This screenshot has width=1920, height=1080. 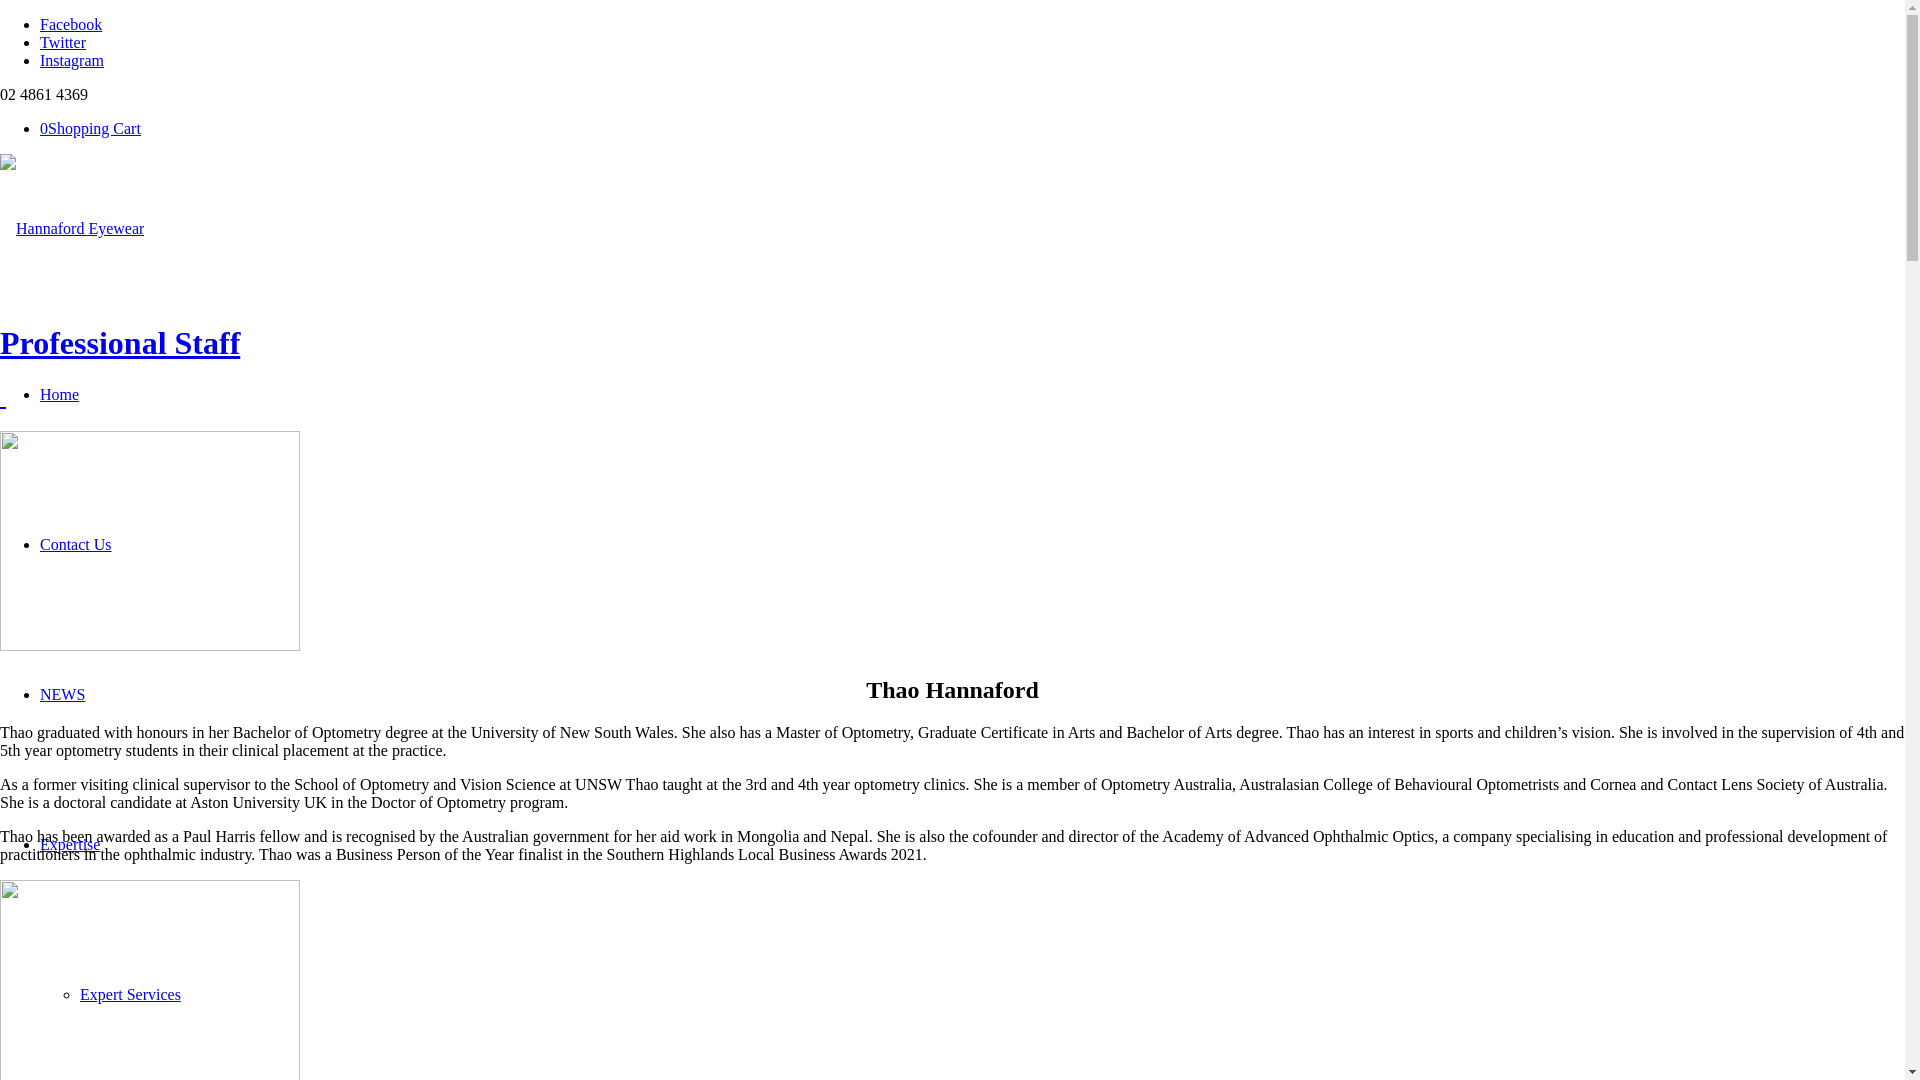 I want to click on 'Instagram', so click(x=39, y=59).